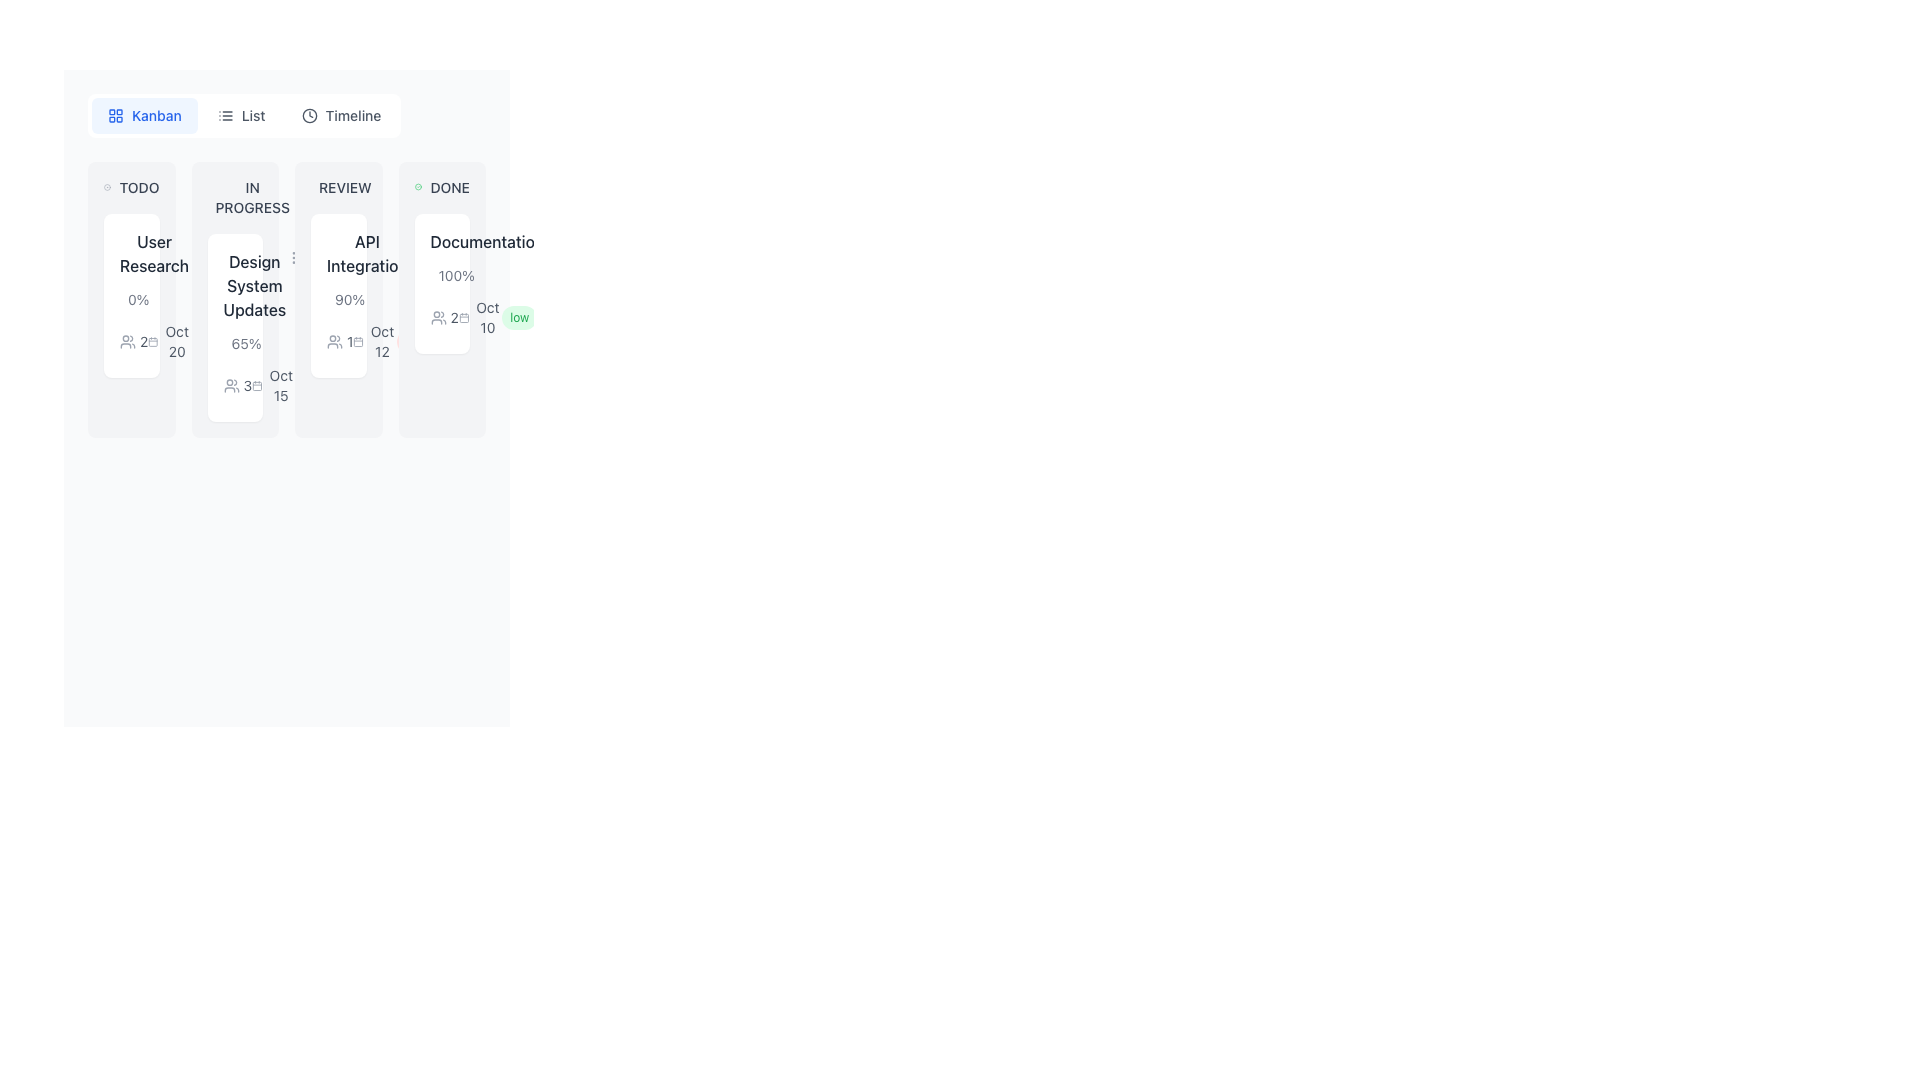 The height and width of the screenshot is (1080, 1920). What do you see at coordinates (235, 300) in the screenshot?
I see `the second task card in the Kanban interface, located under the 'IN PROGRESS' column` at bounding box center [235, 300].